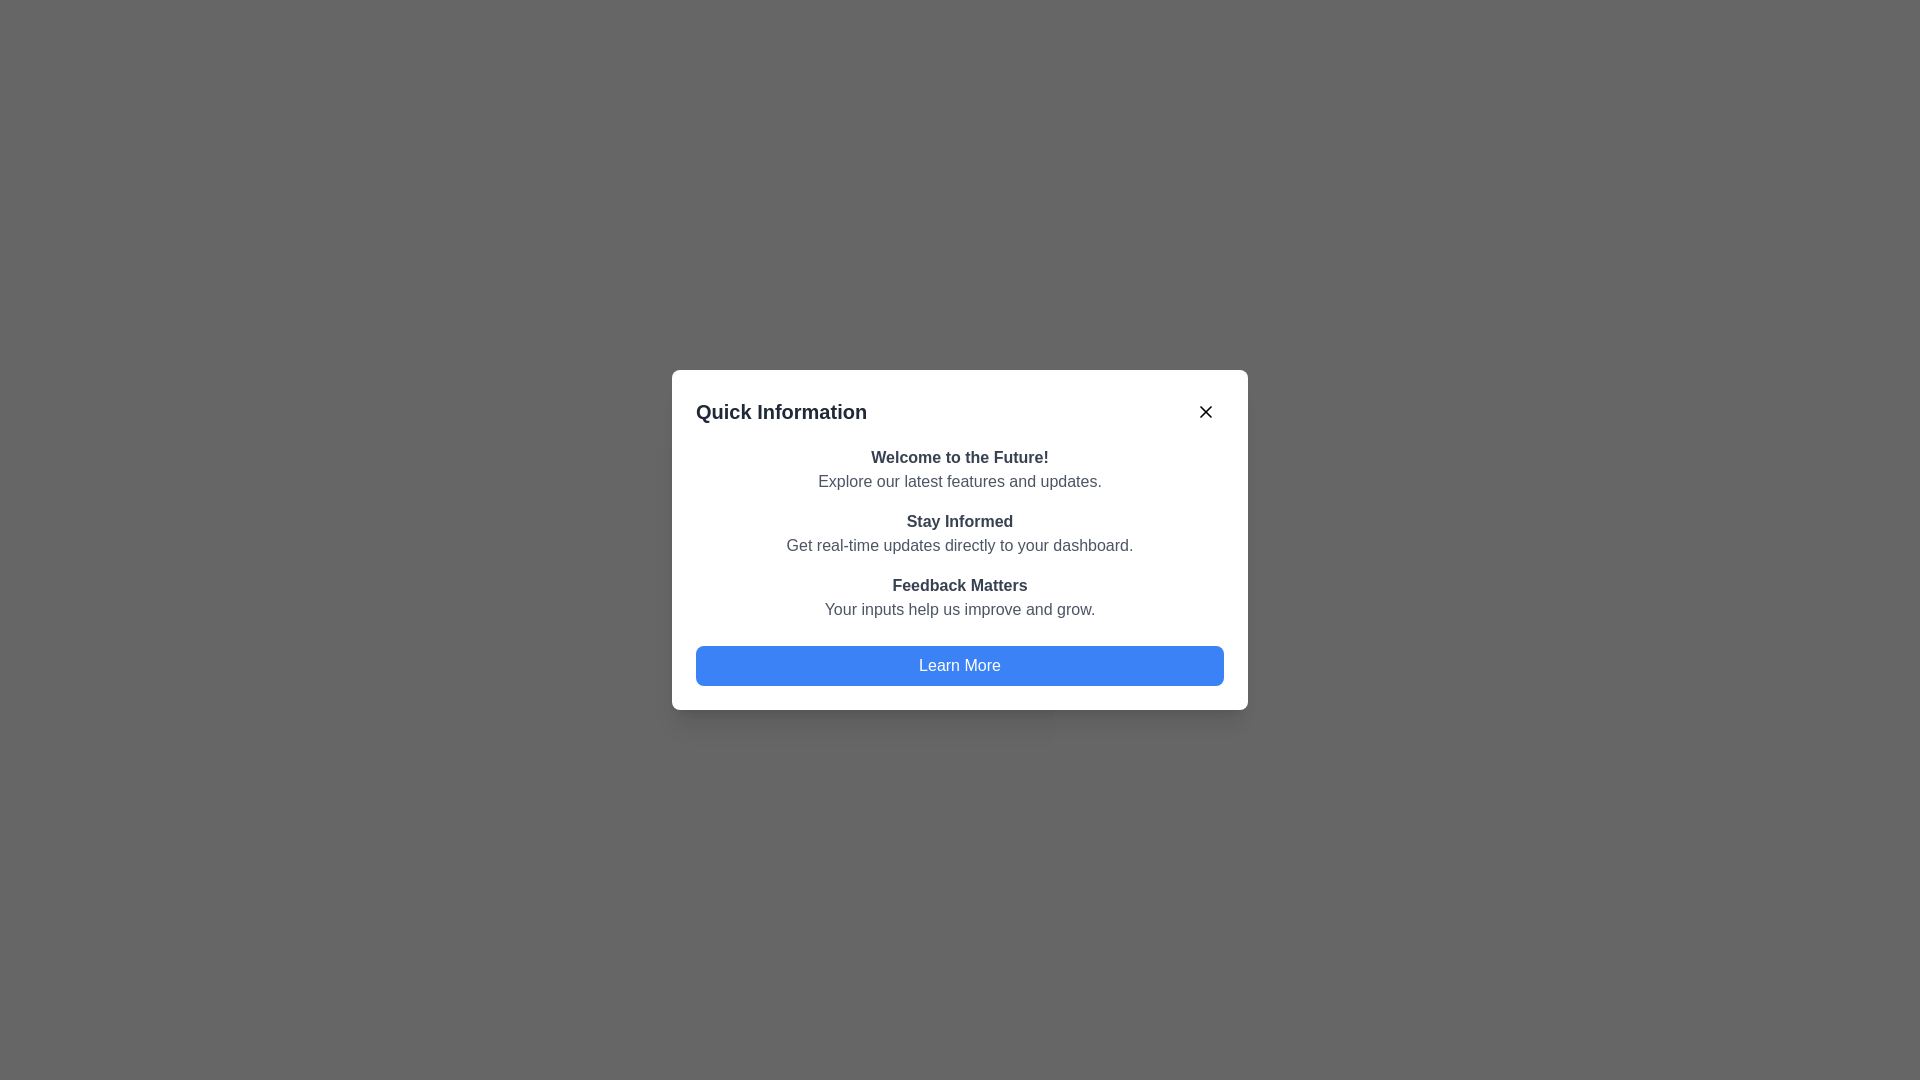 Image resolution: width=1920 pixels, height=1080 pixels. Describe the element at coordinates (960, 608) in the screenshot. I see `the text label displaying 'Your inputs help us improve and grow.' which is located under the 'Feedback Matters' heading in the centered modal dialog box` at that location.